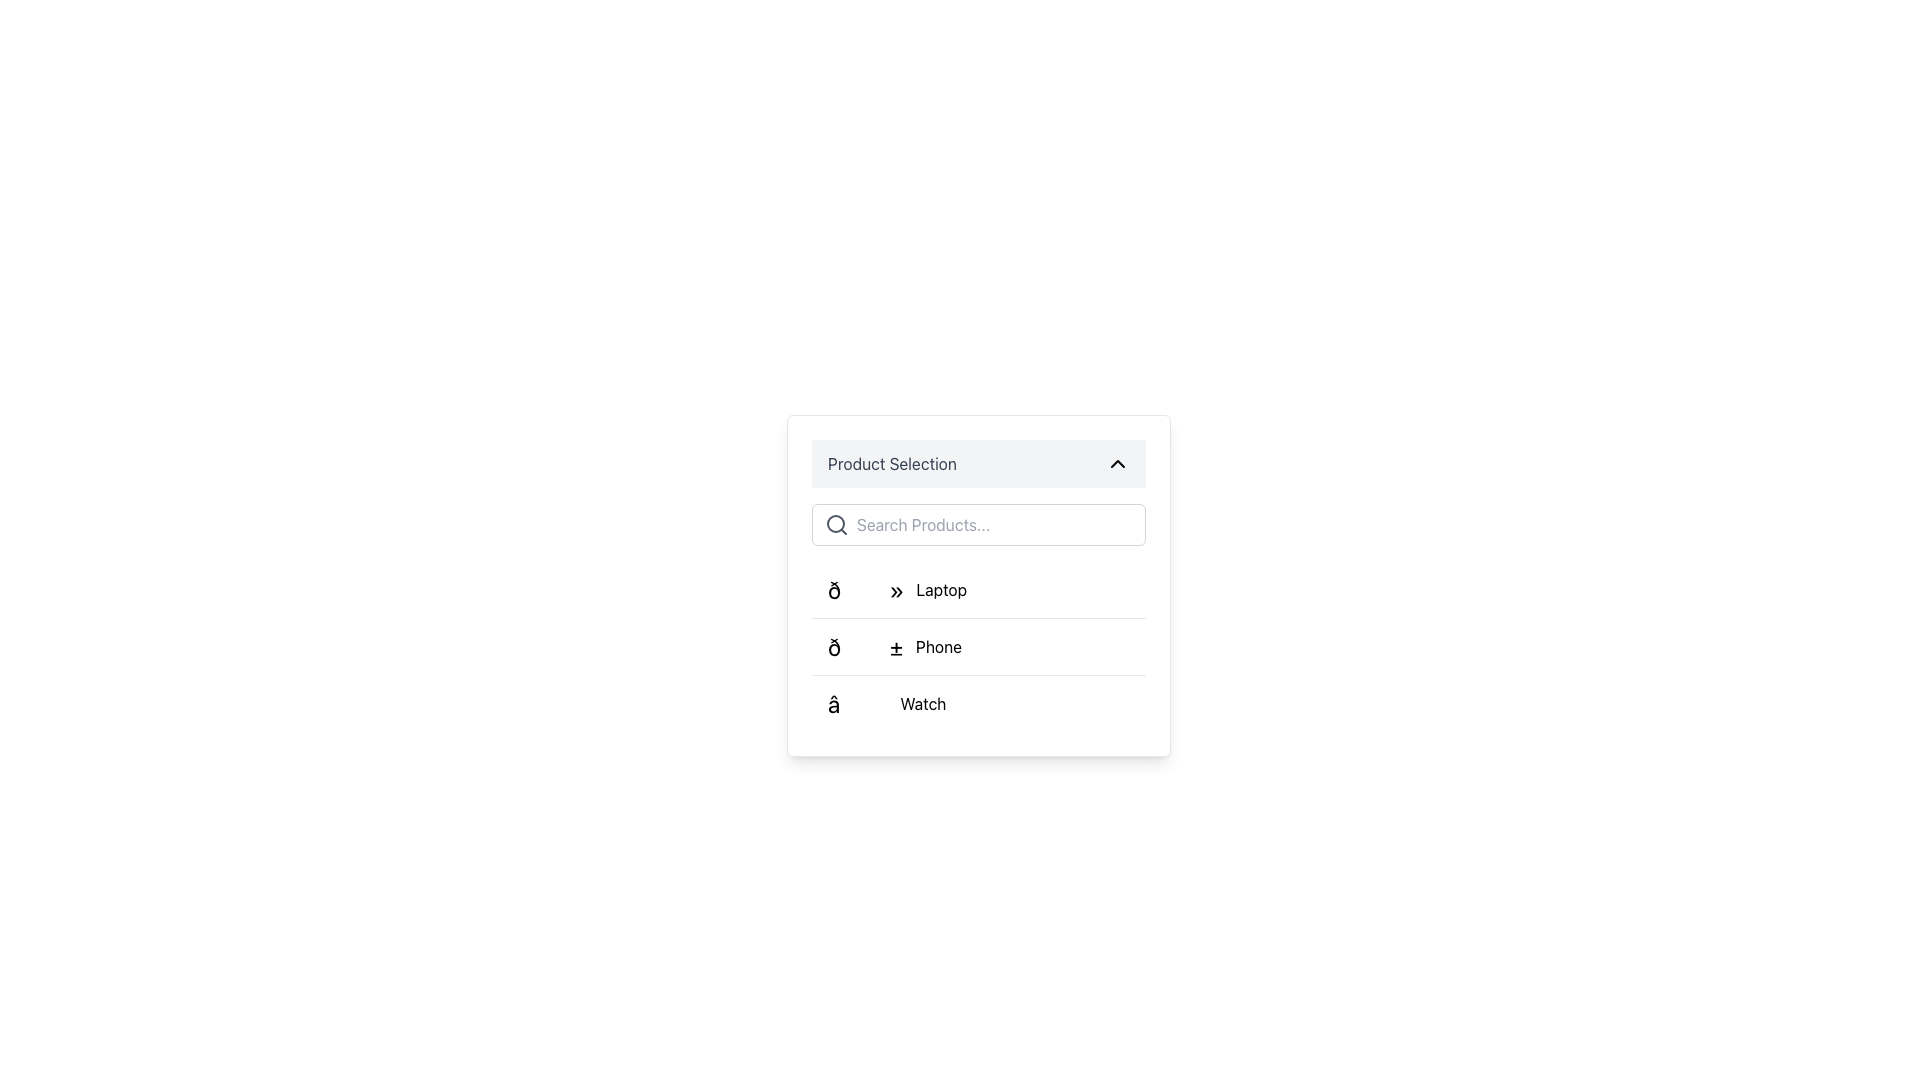 The image size is (1920, 1080). What do you see at coordinates (979, 589) in the screenshot?
I see `the first selectable item in the dropdown menu` at bounding box center [979, 589].